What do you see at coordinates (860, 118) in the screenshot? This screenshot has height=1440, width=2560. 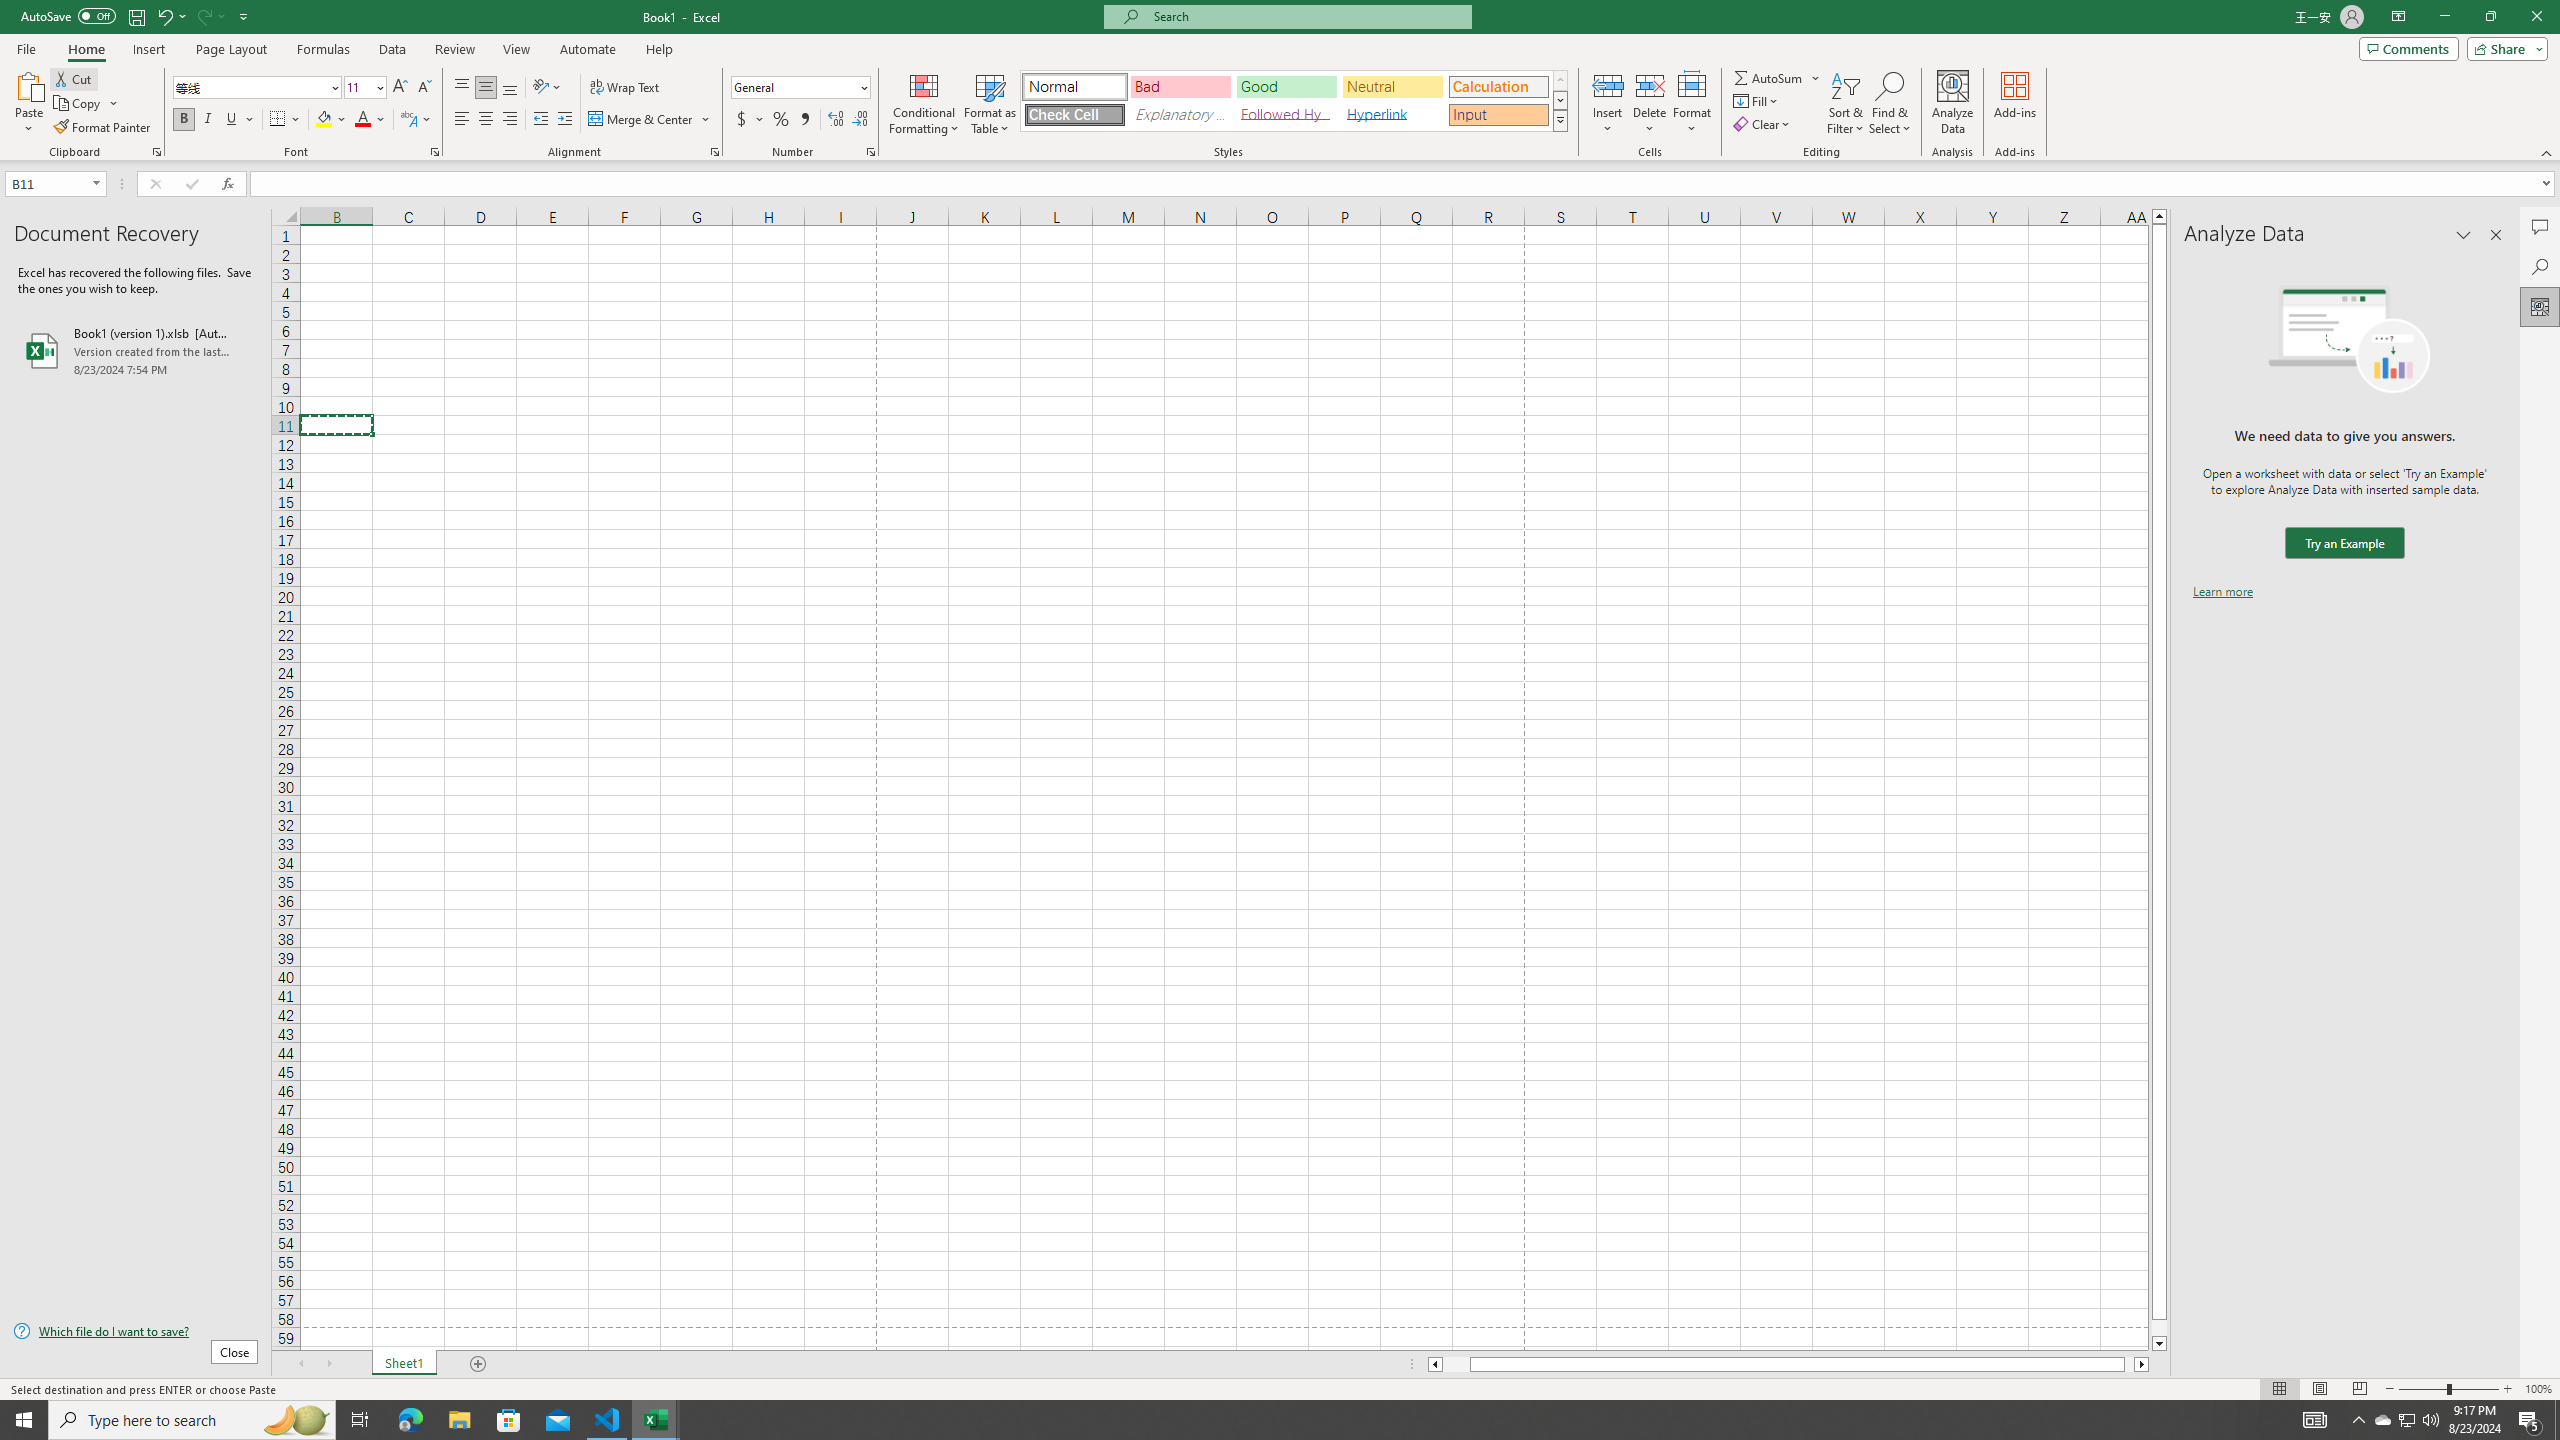 I see `'Decrease Decimal'` at bounding box center [860, 118].